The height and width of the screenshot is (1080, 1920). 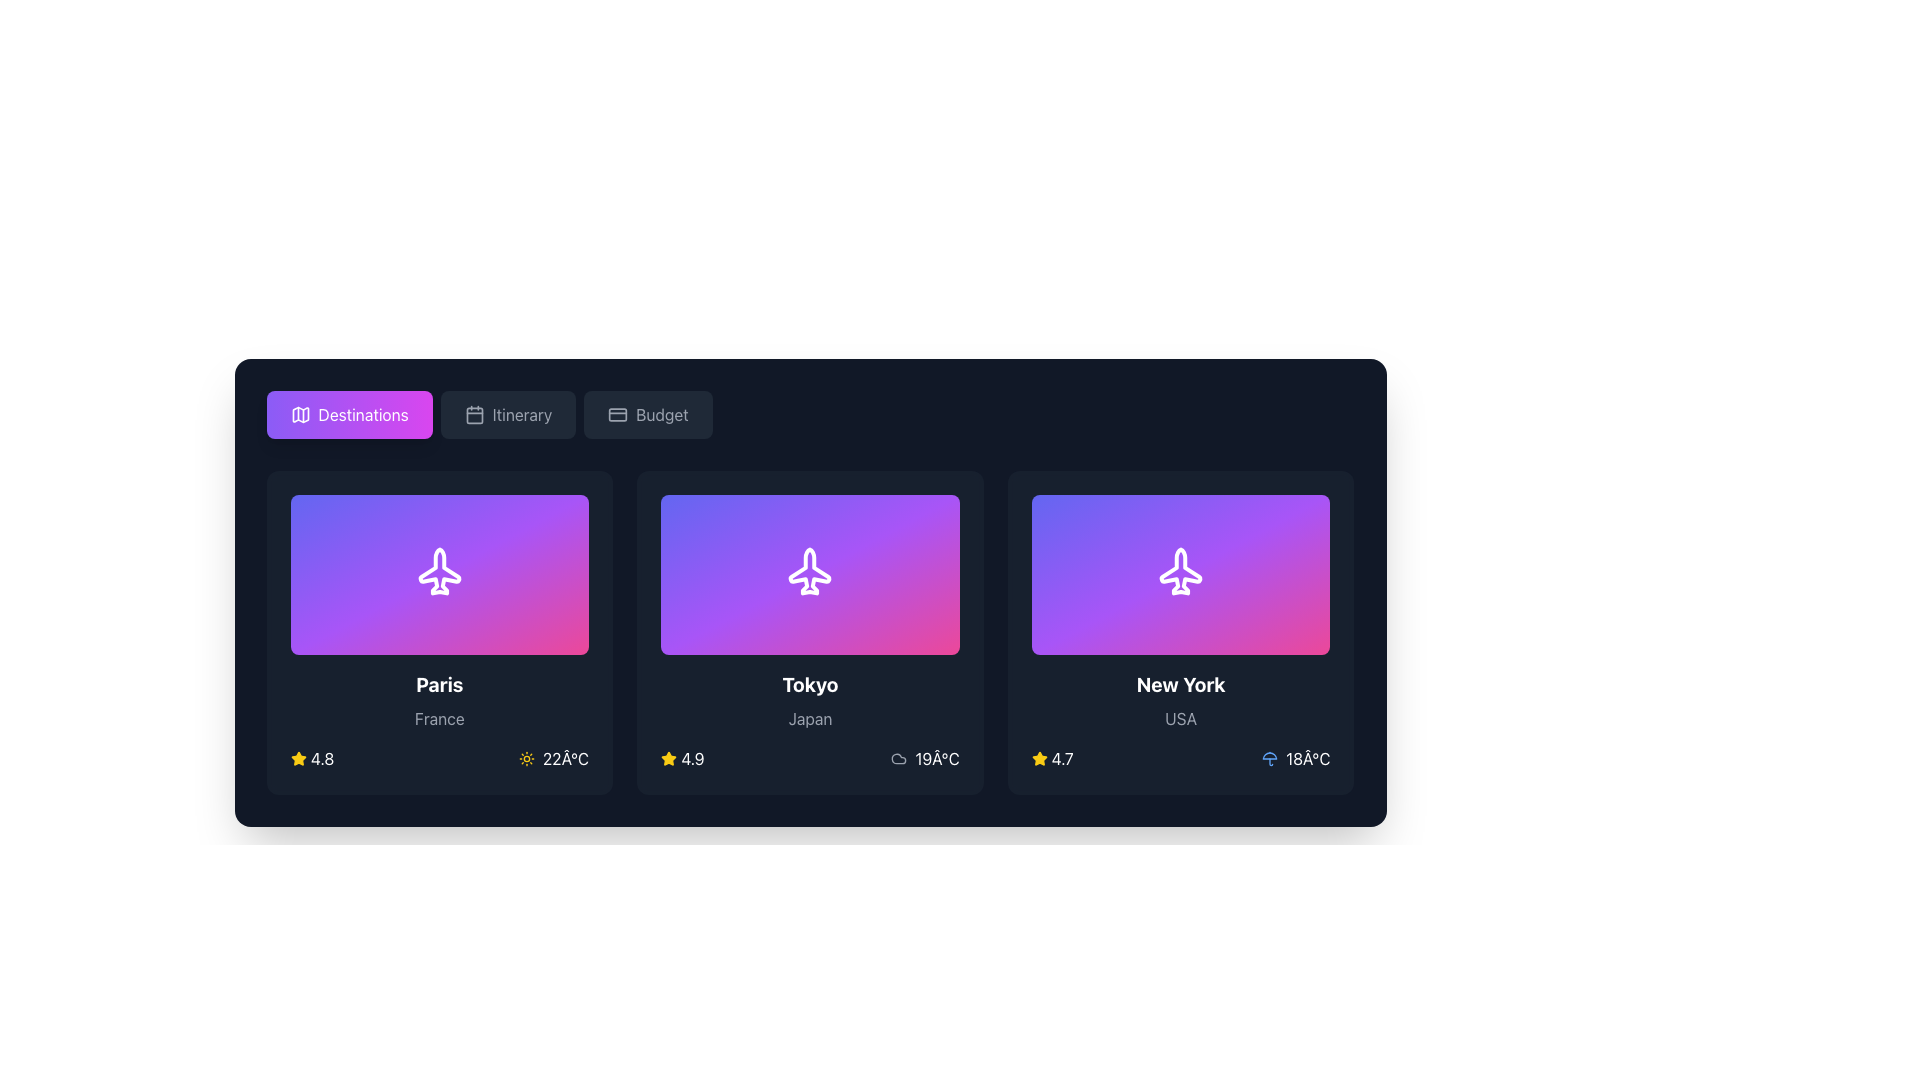 I want to click on the graphical element representing travel within the 'Tokyo' card, so click(x=810, y=574).